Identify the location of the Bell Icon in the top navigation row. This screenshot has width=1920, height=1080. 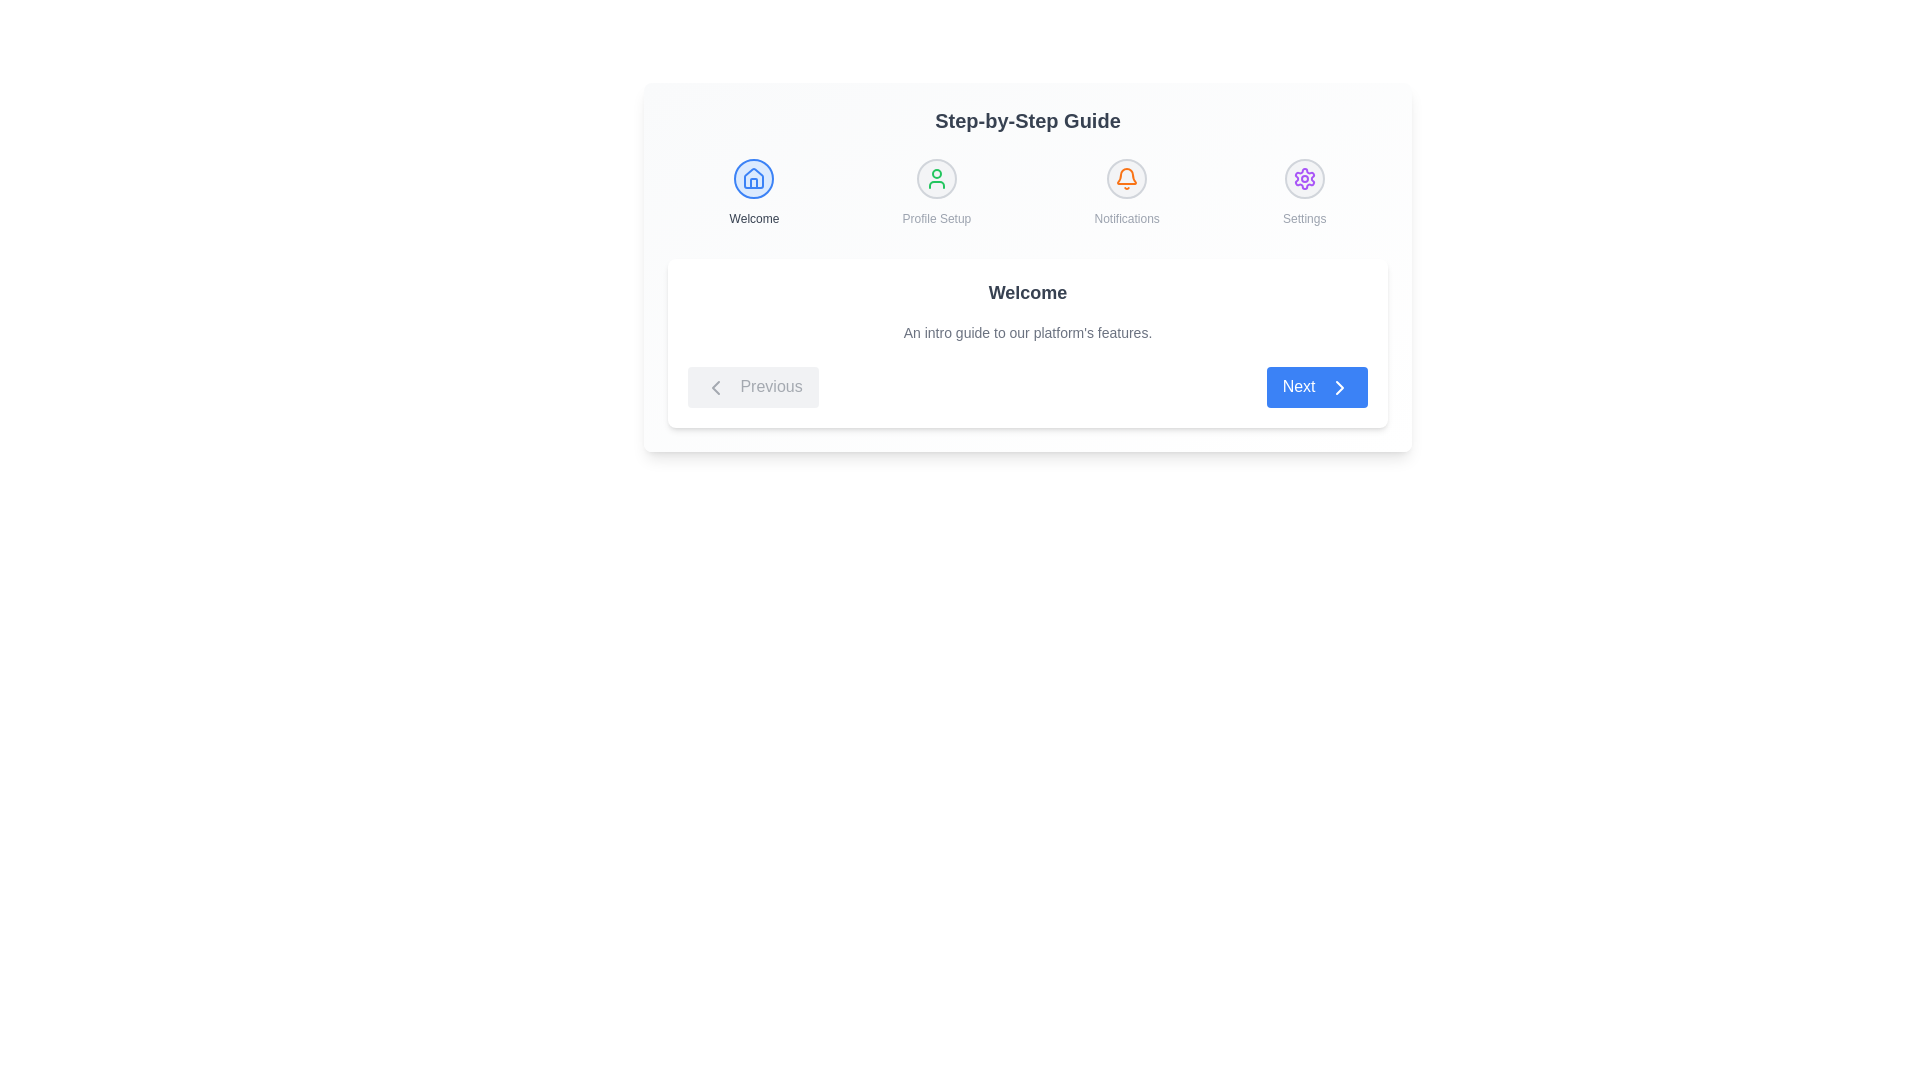
(1127, 175).